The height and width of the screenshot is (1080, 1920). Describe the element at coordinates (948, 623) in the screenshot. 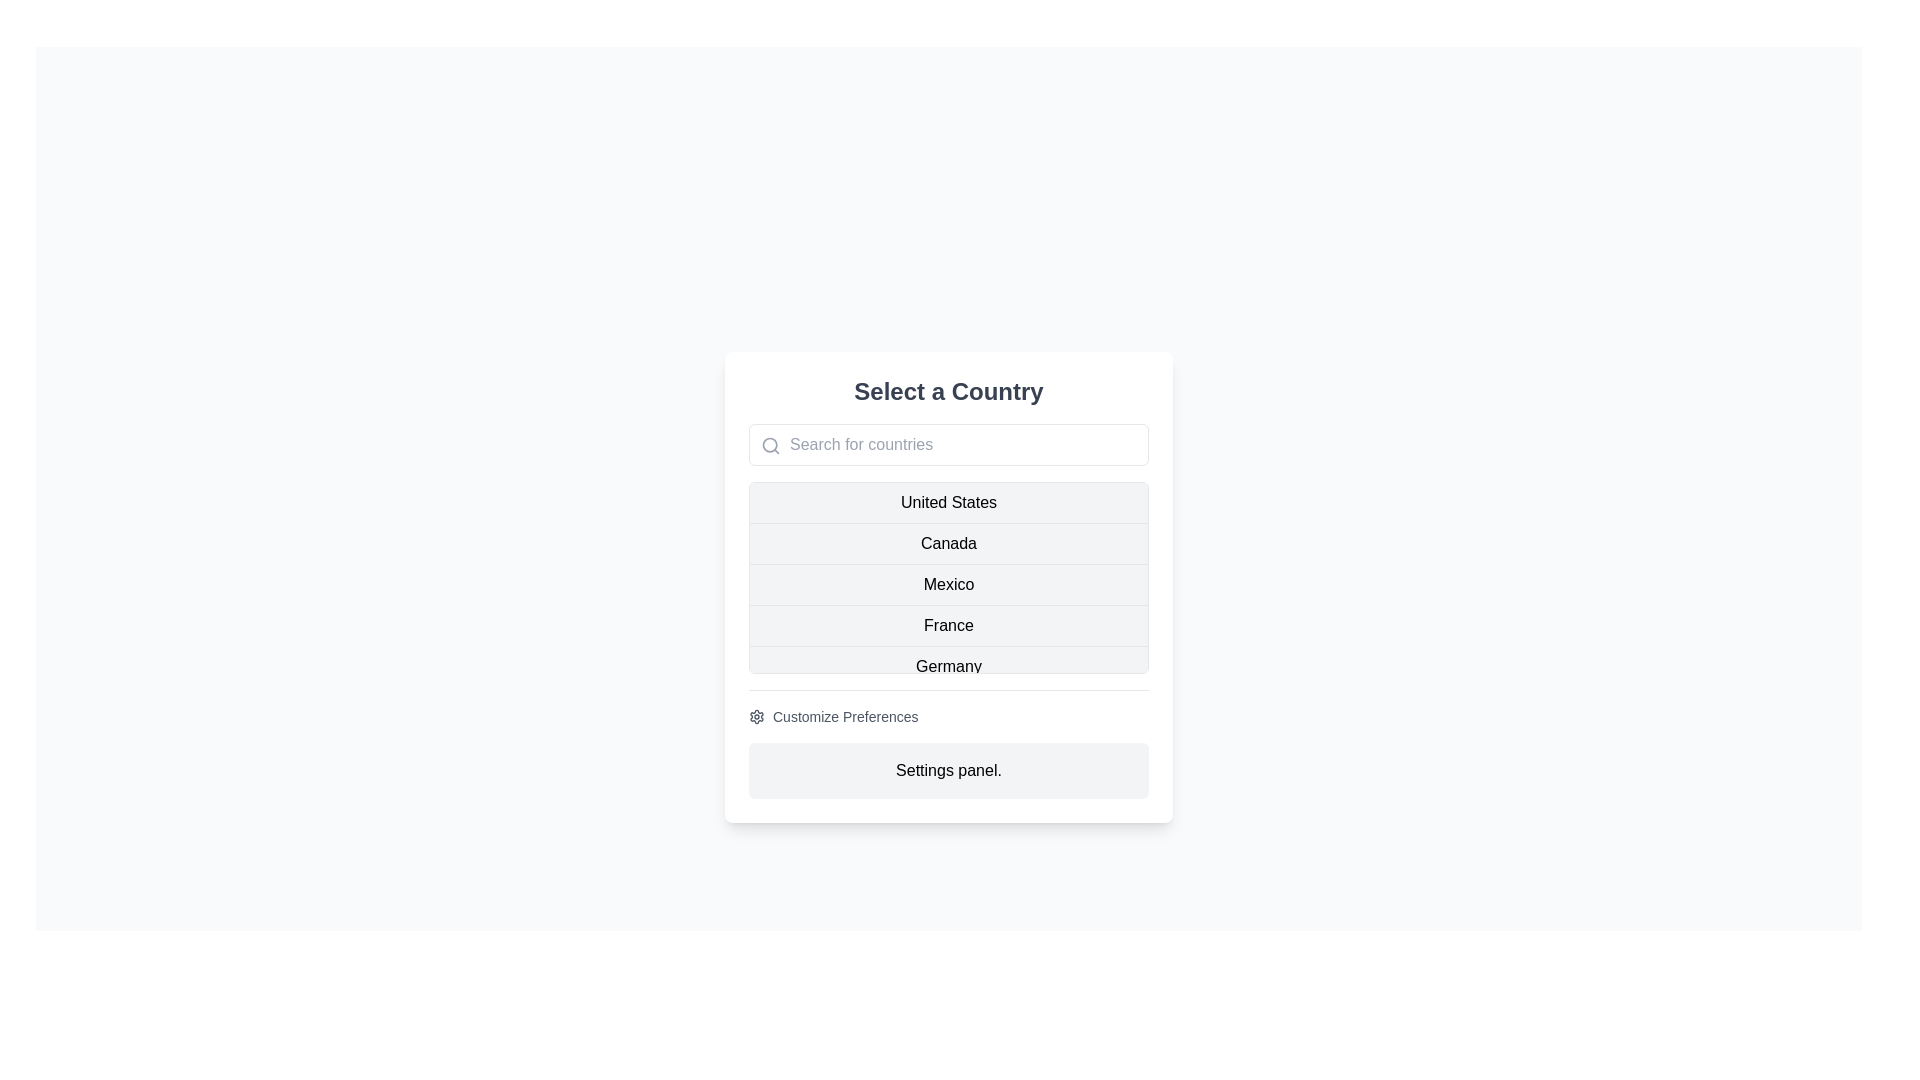

I see `the dropdown list item labeled 'France' which is the fourth option in the country selection dropdown` at that location.